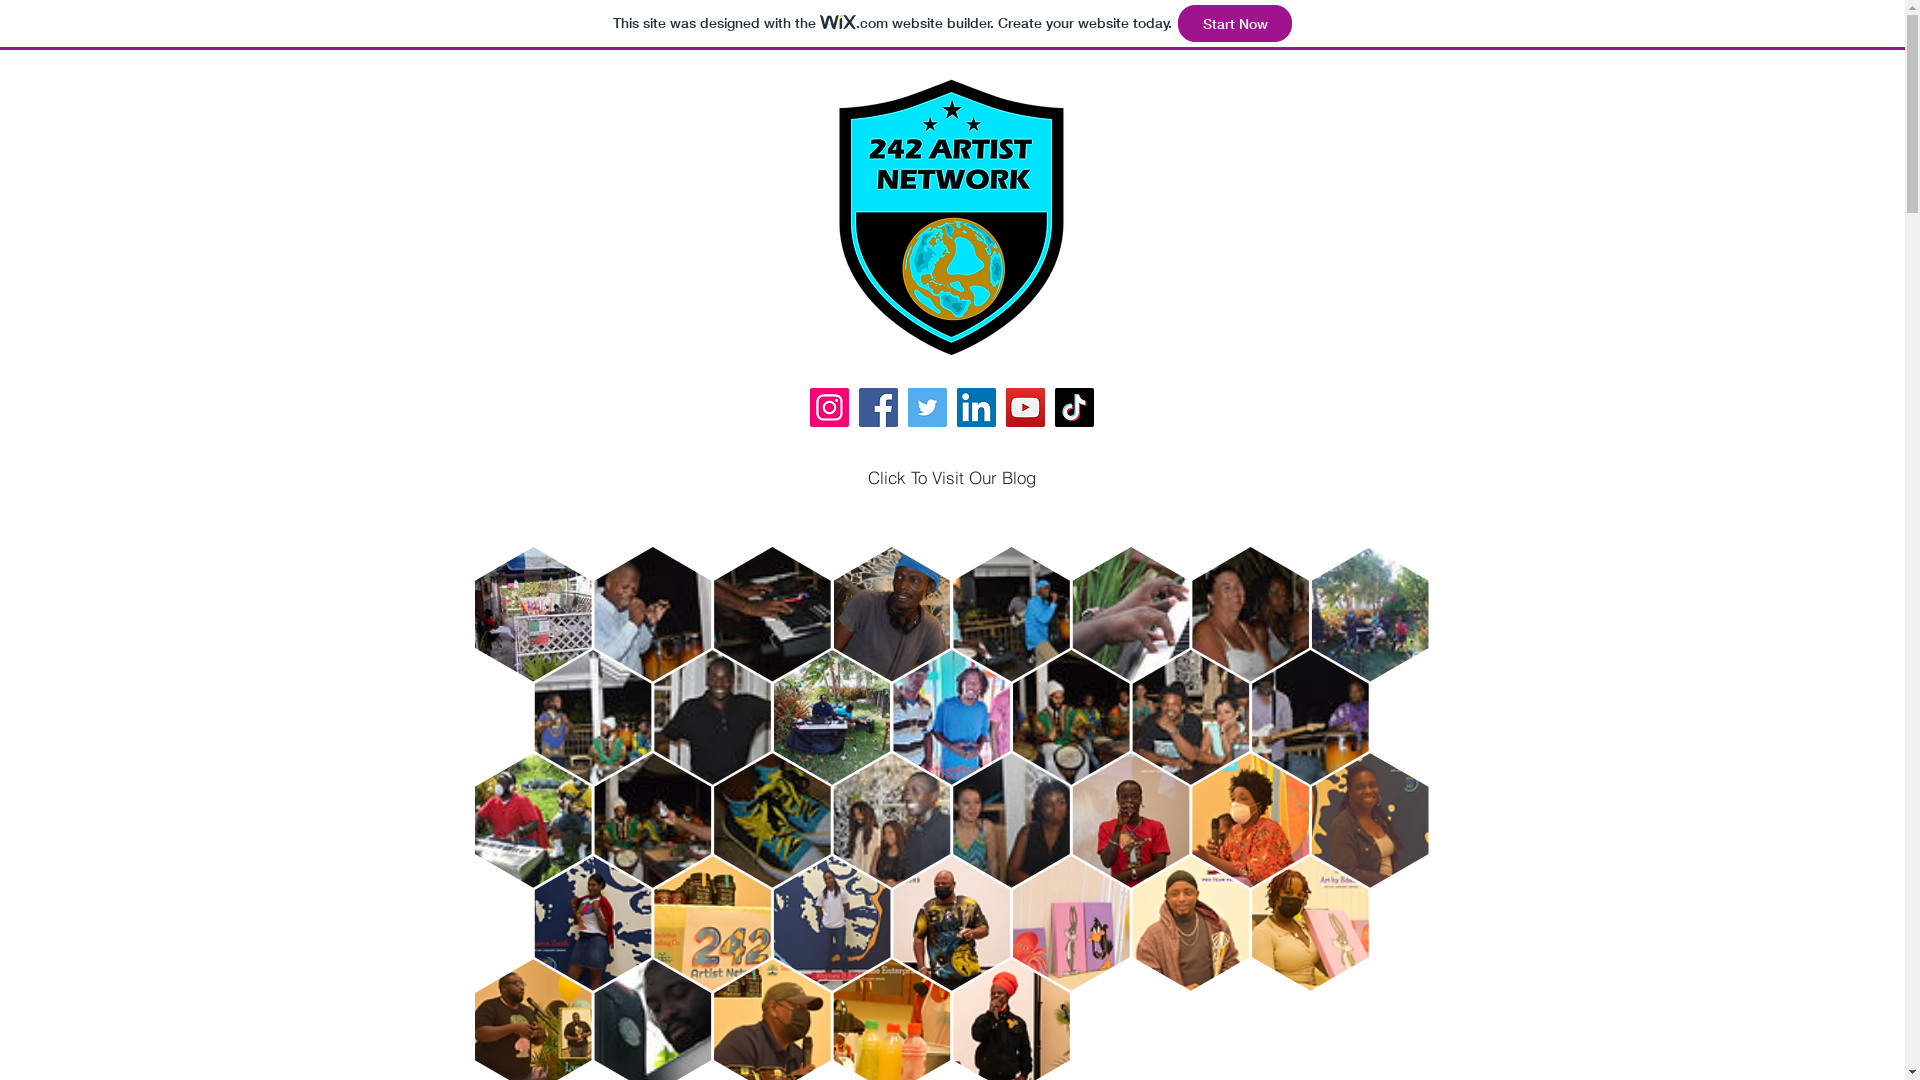 The height and width of the screenshot is (1080, 1920). Describe the element at coordinates (951, 477) in the screenshot. I see `'Click To Visit Our Blog'` at that location.